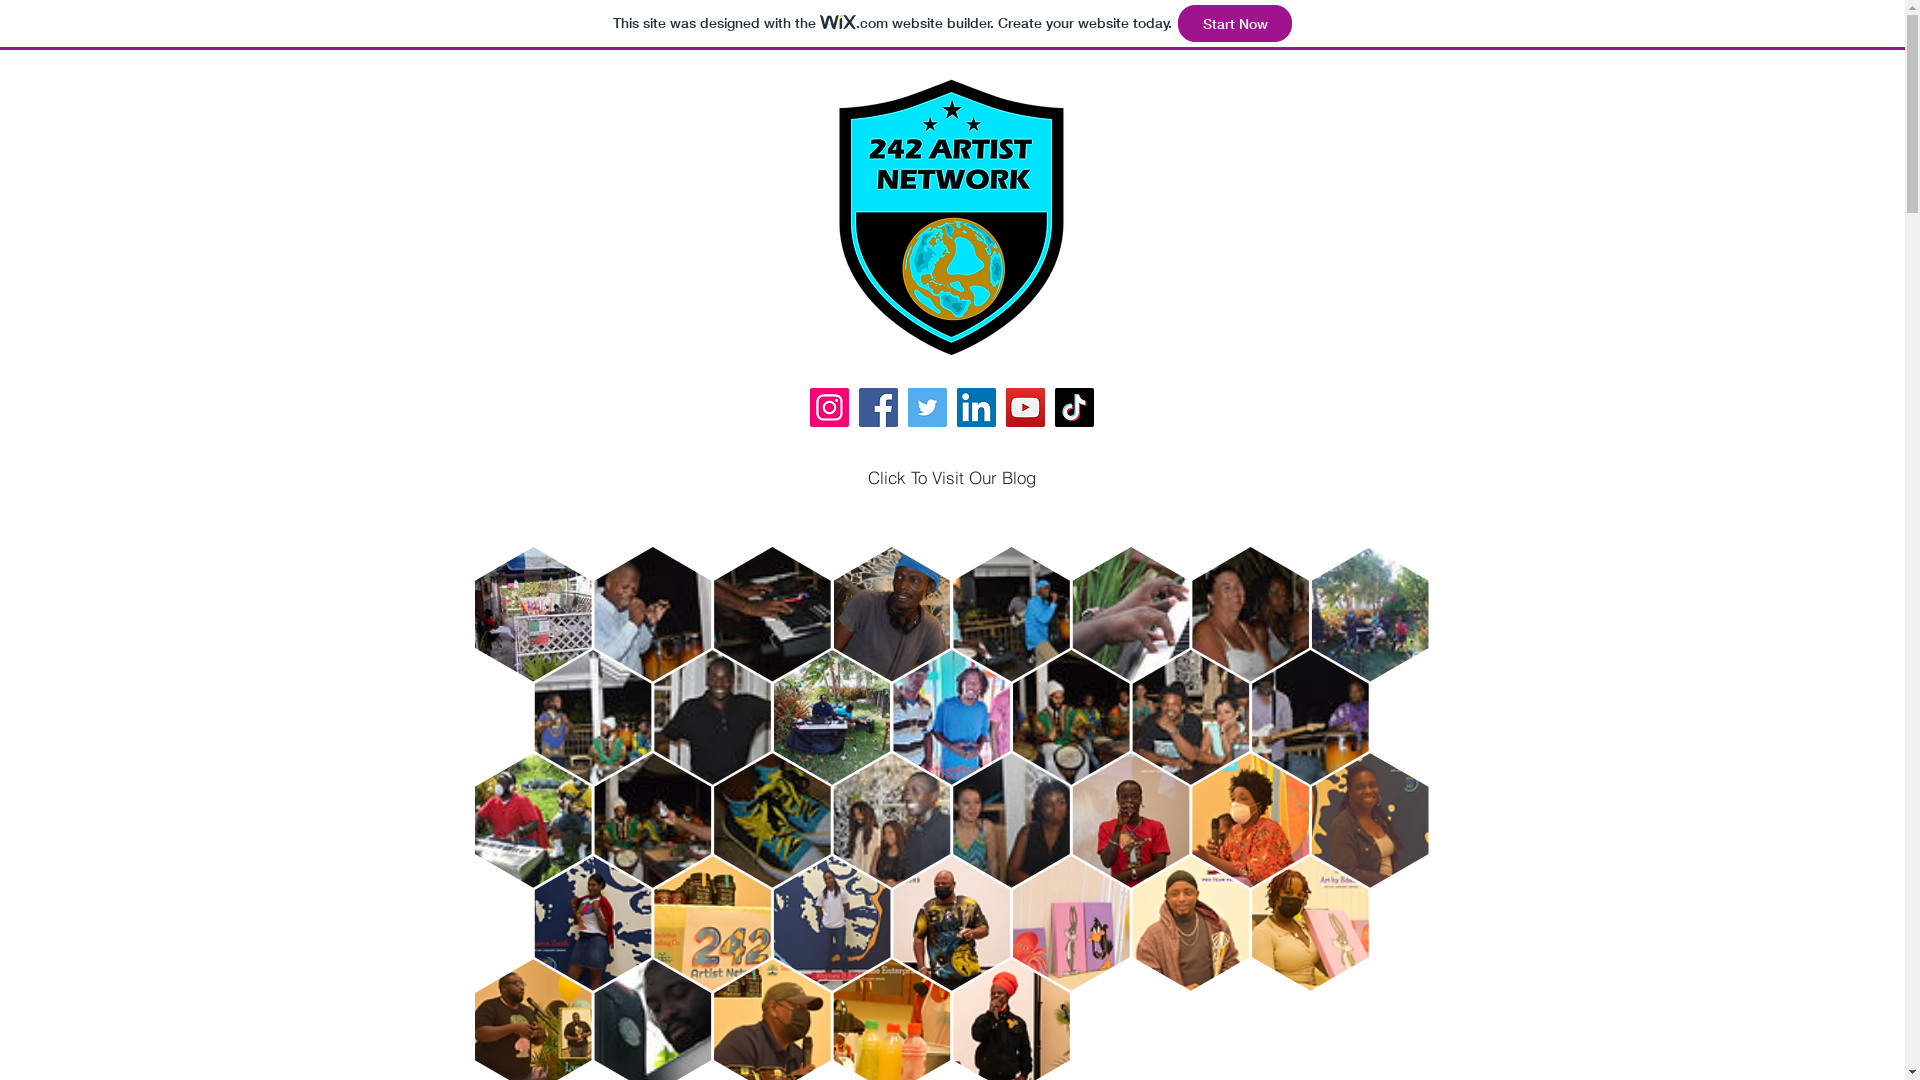 The height and width of the screenshot is (1080, 1920). Describe the element at coordinates (951, 477) in the screenshot. I see `'Click To Visit Our Blog'` at that location.